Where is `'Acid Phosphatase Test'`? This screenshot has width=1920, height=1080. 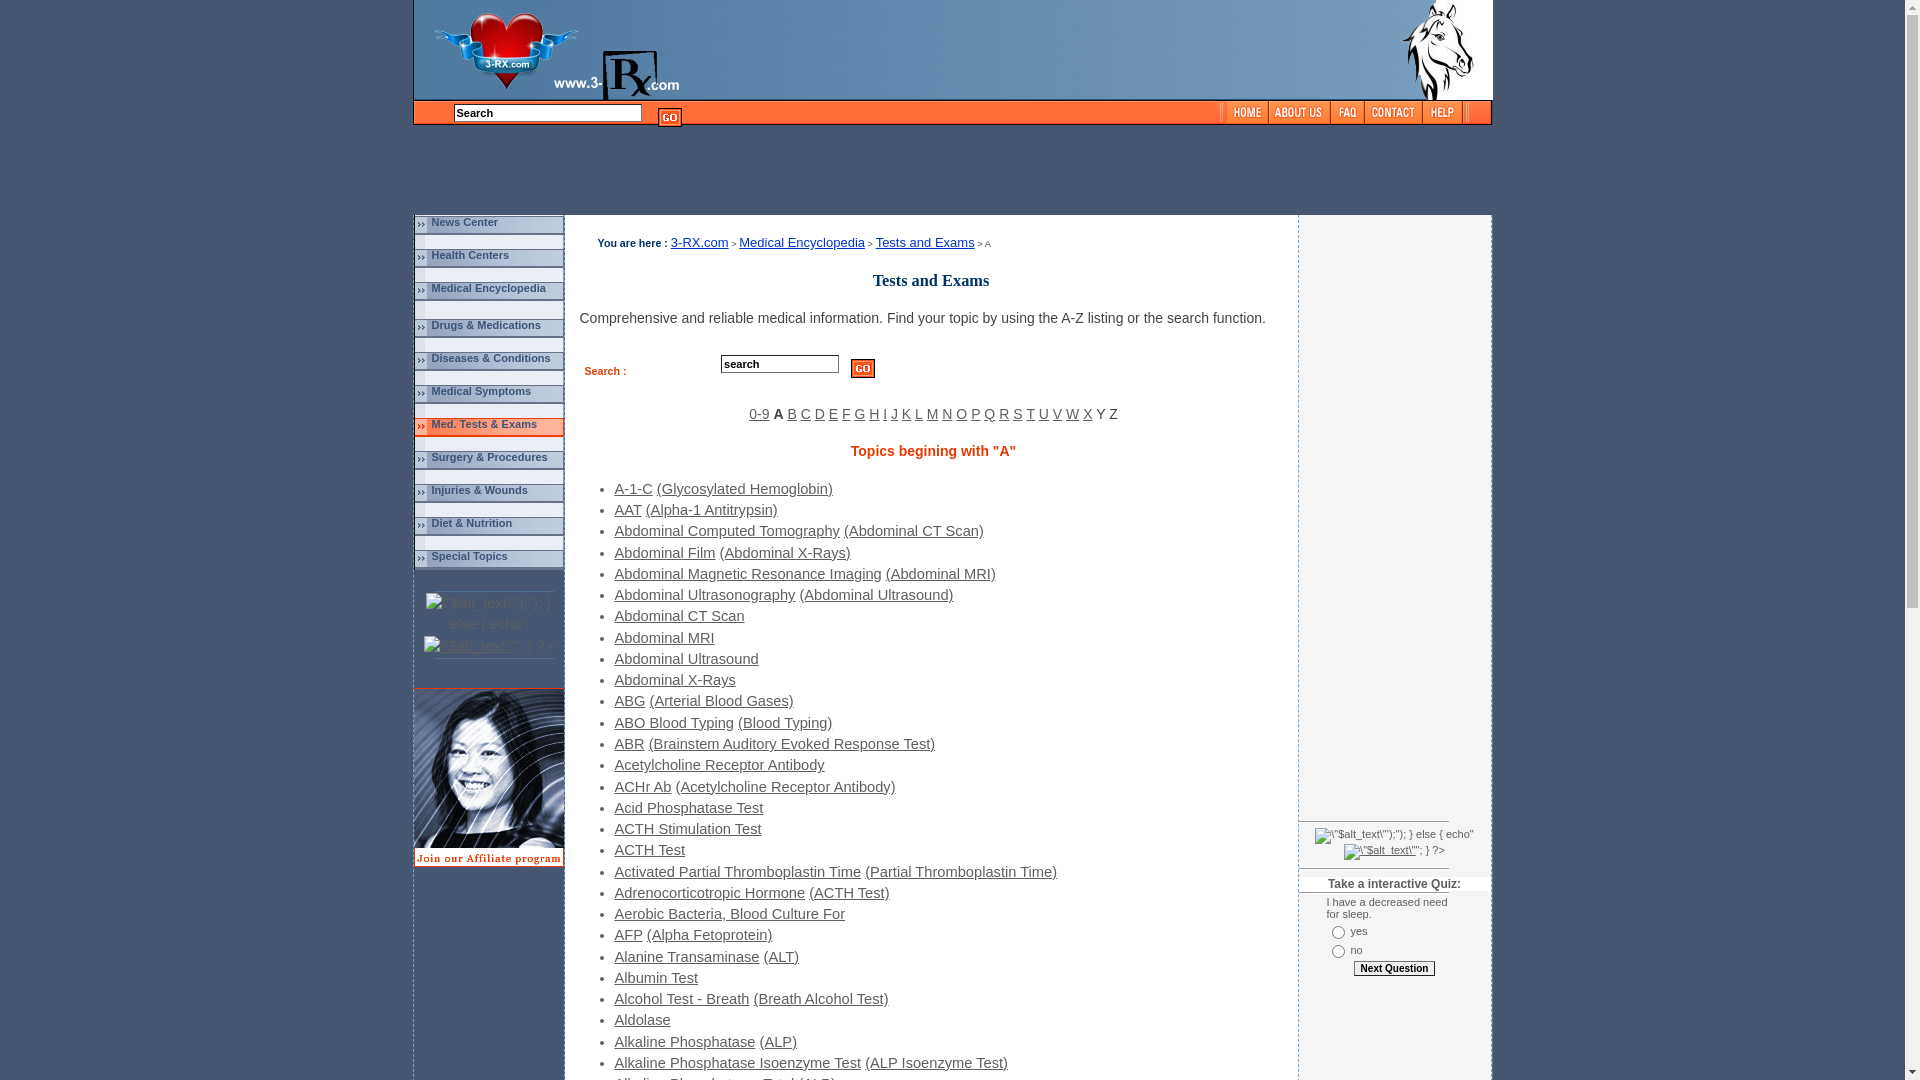
'Acid Phosphatase Test' is located at coordinates (688, 806).